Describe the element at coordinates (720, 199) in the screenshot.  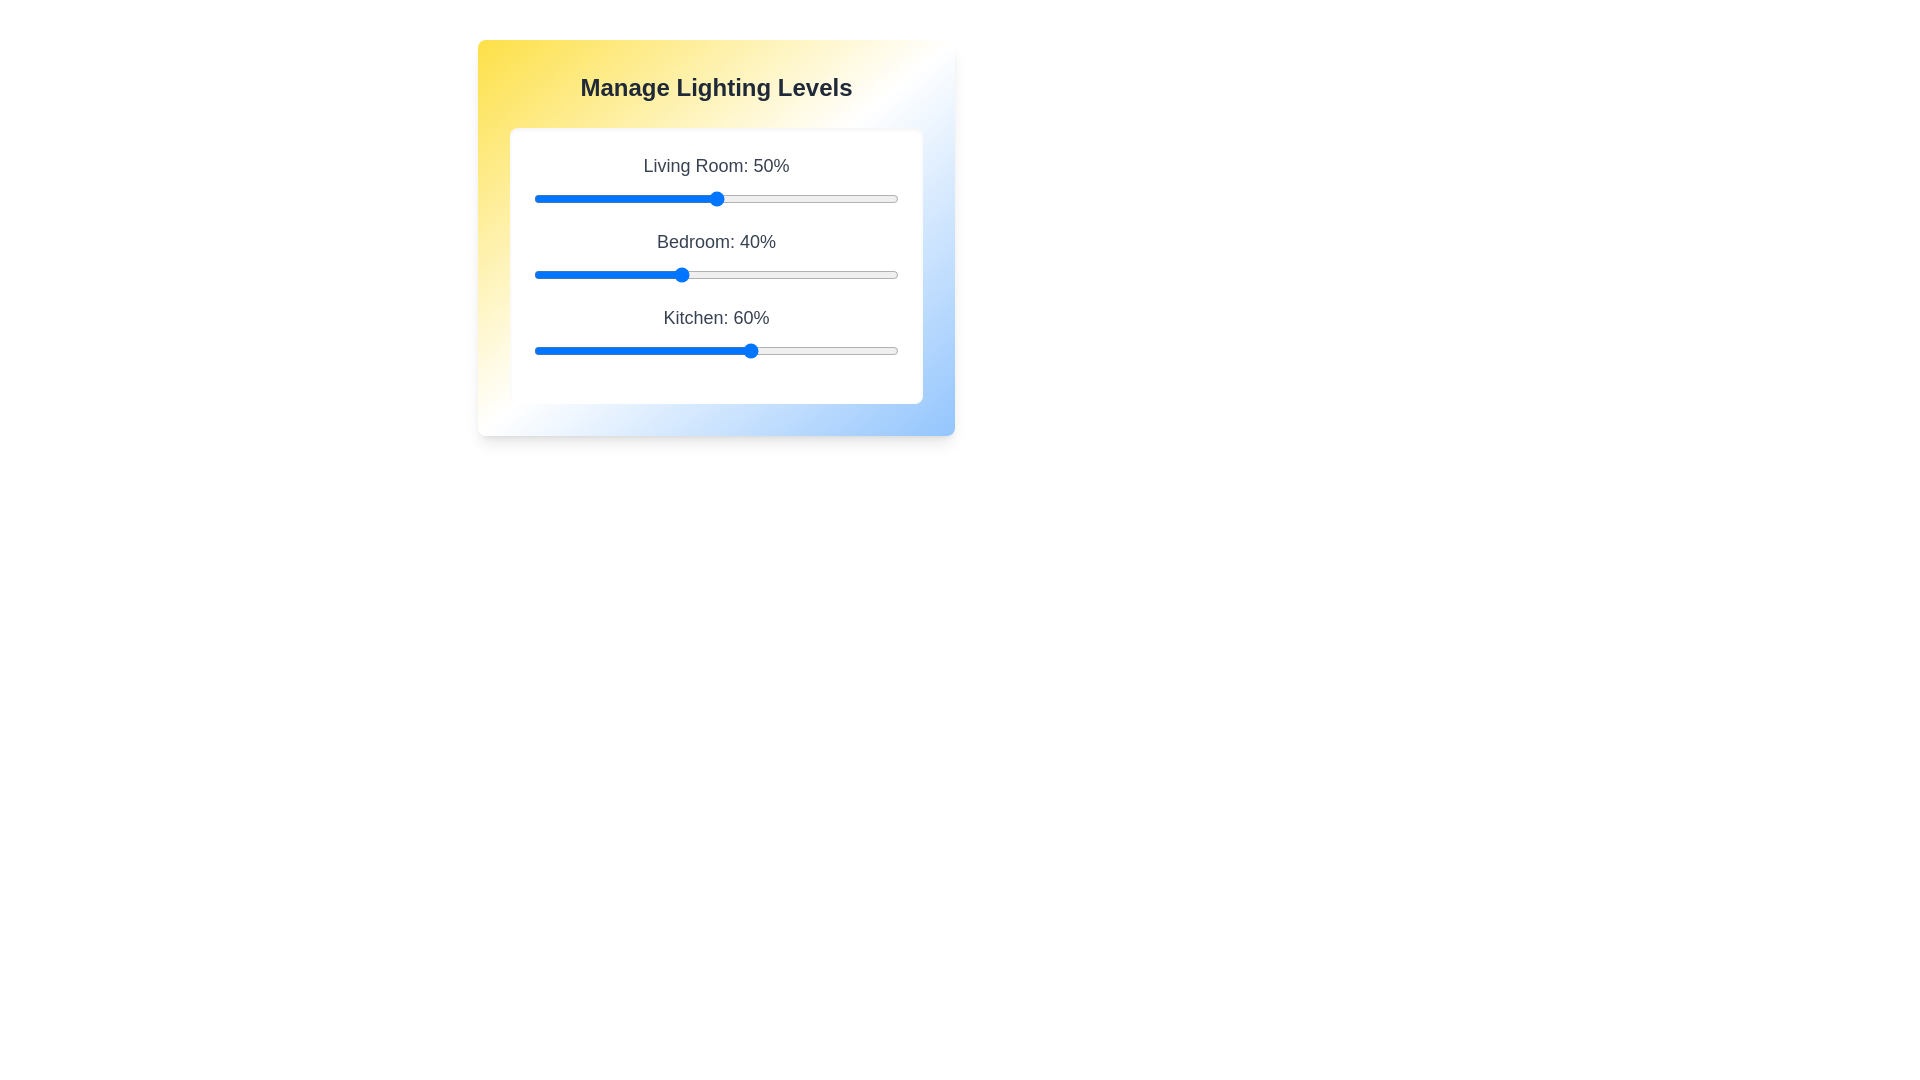
I see `the Living Room lighting slider to 51%` at that location.